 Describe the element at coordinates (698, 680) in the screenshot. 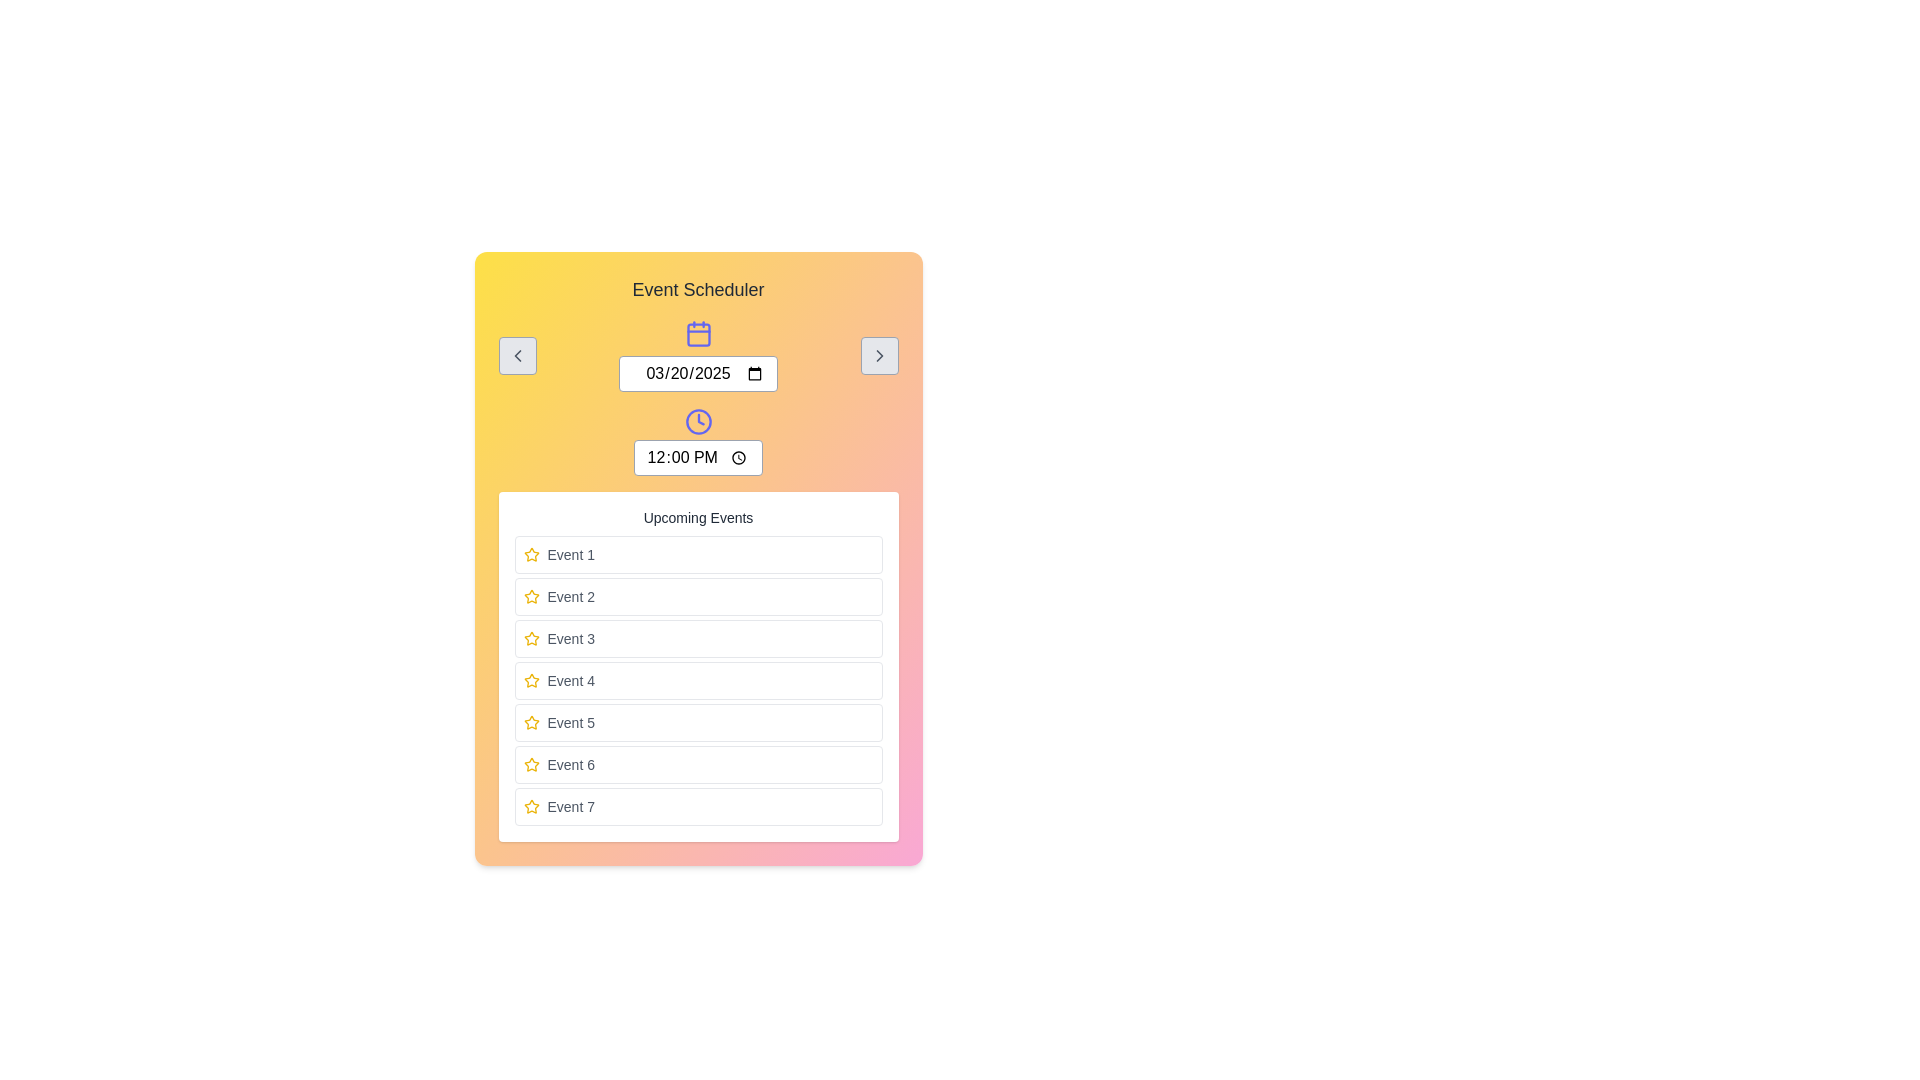

I see `the 'Event 4' entry in the list of upcoming events` at that location.